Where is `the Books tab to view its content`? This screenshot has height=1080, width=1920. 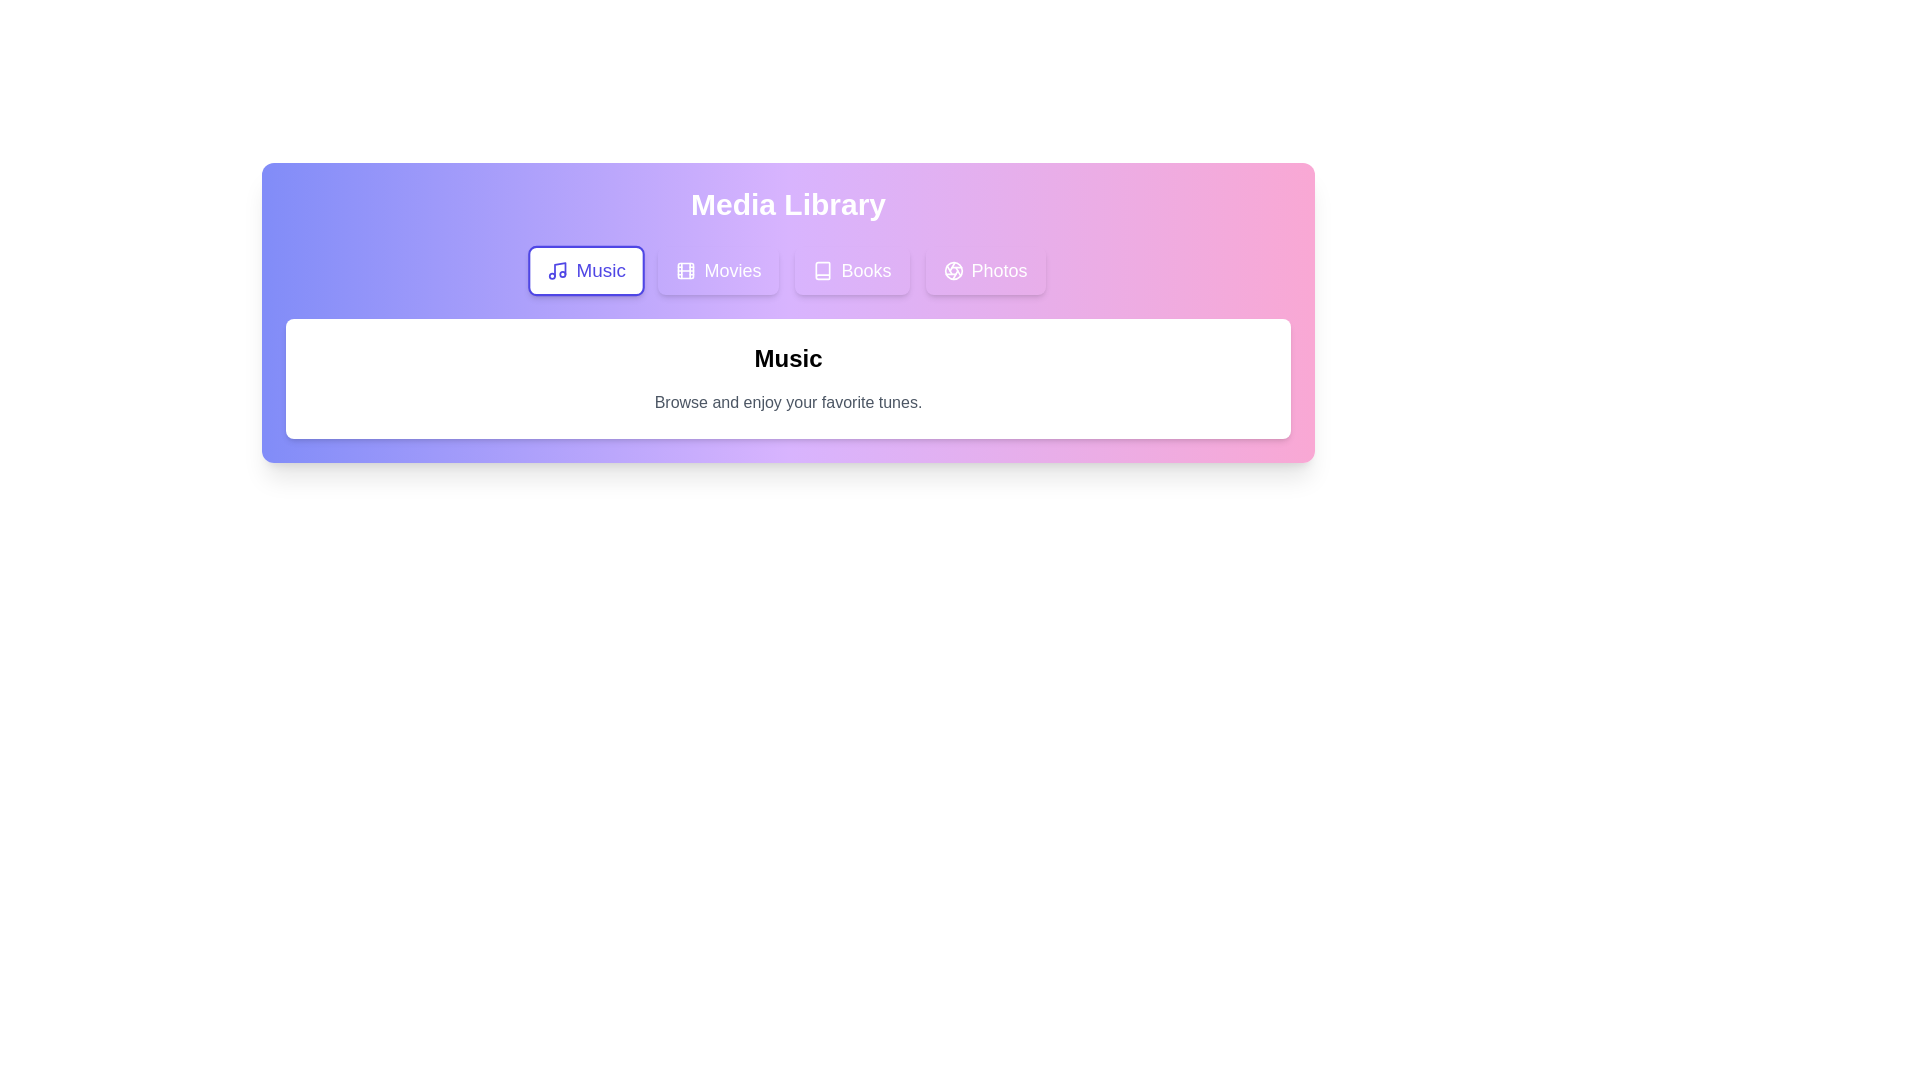
the Books tab to view its content is located at coordinates (852, 270).